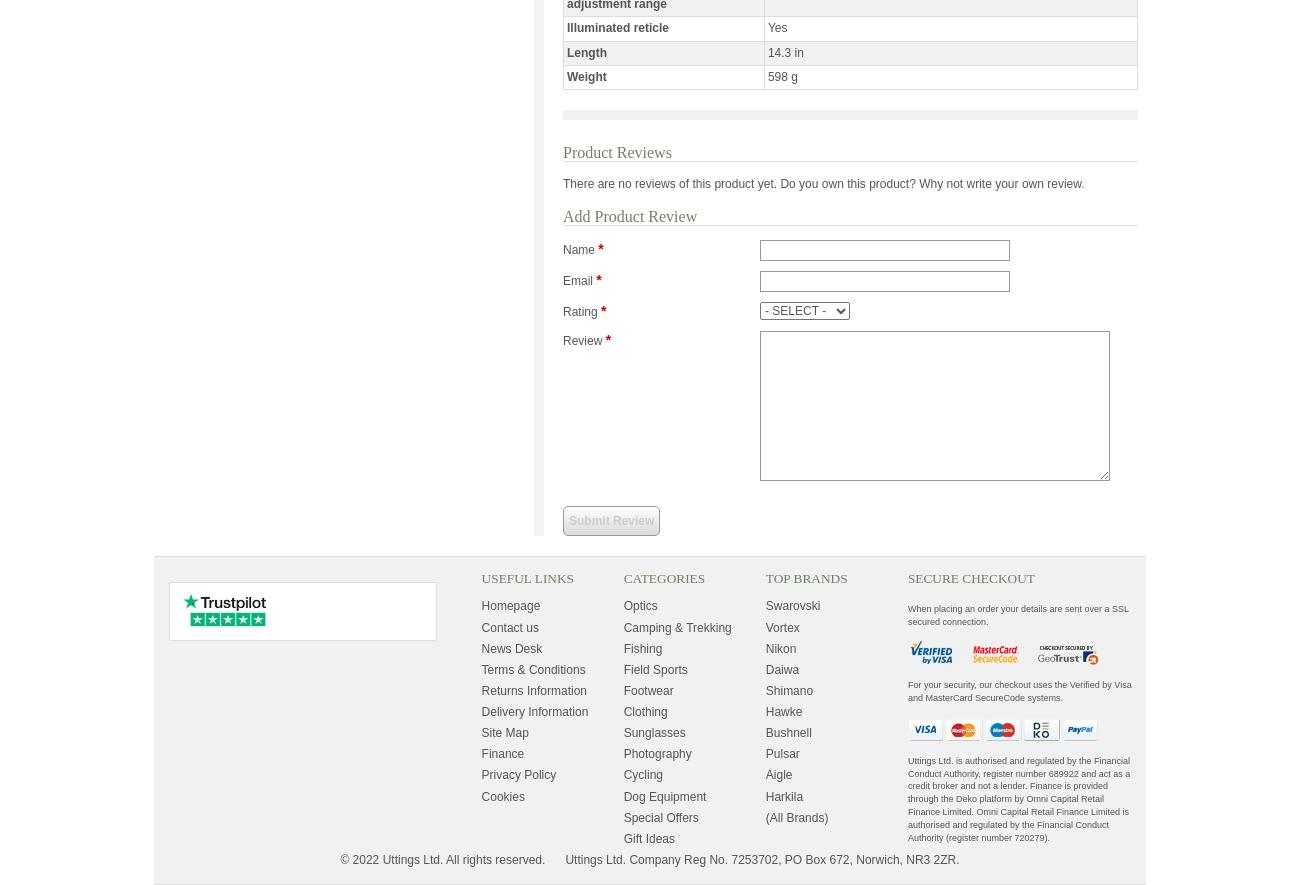 Image resolution: width=1300 pixels, height=885 pixels. Describe the element at coordinates (509, 626) in the screenshot. I see `'Contact us'` at that location.